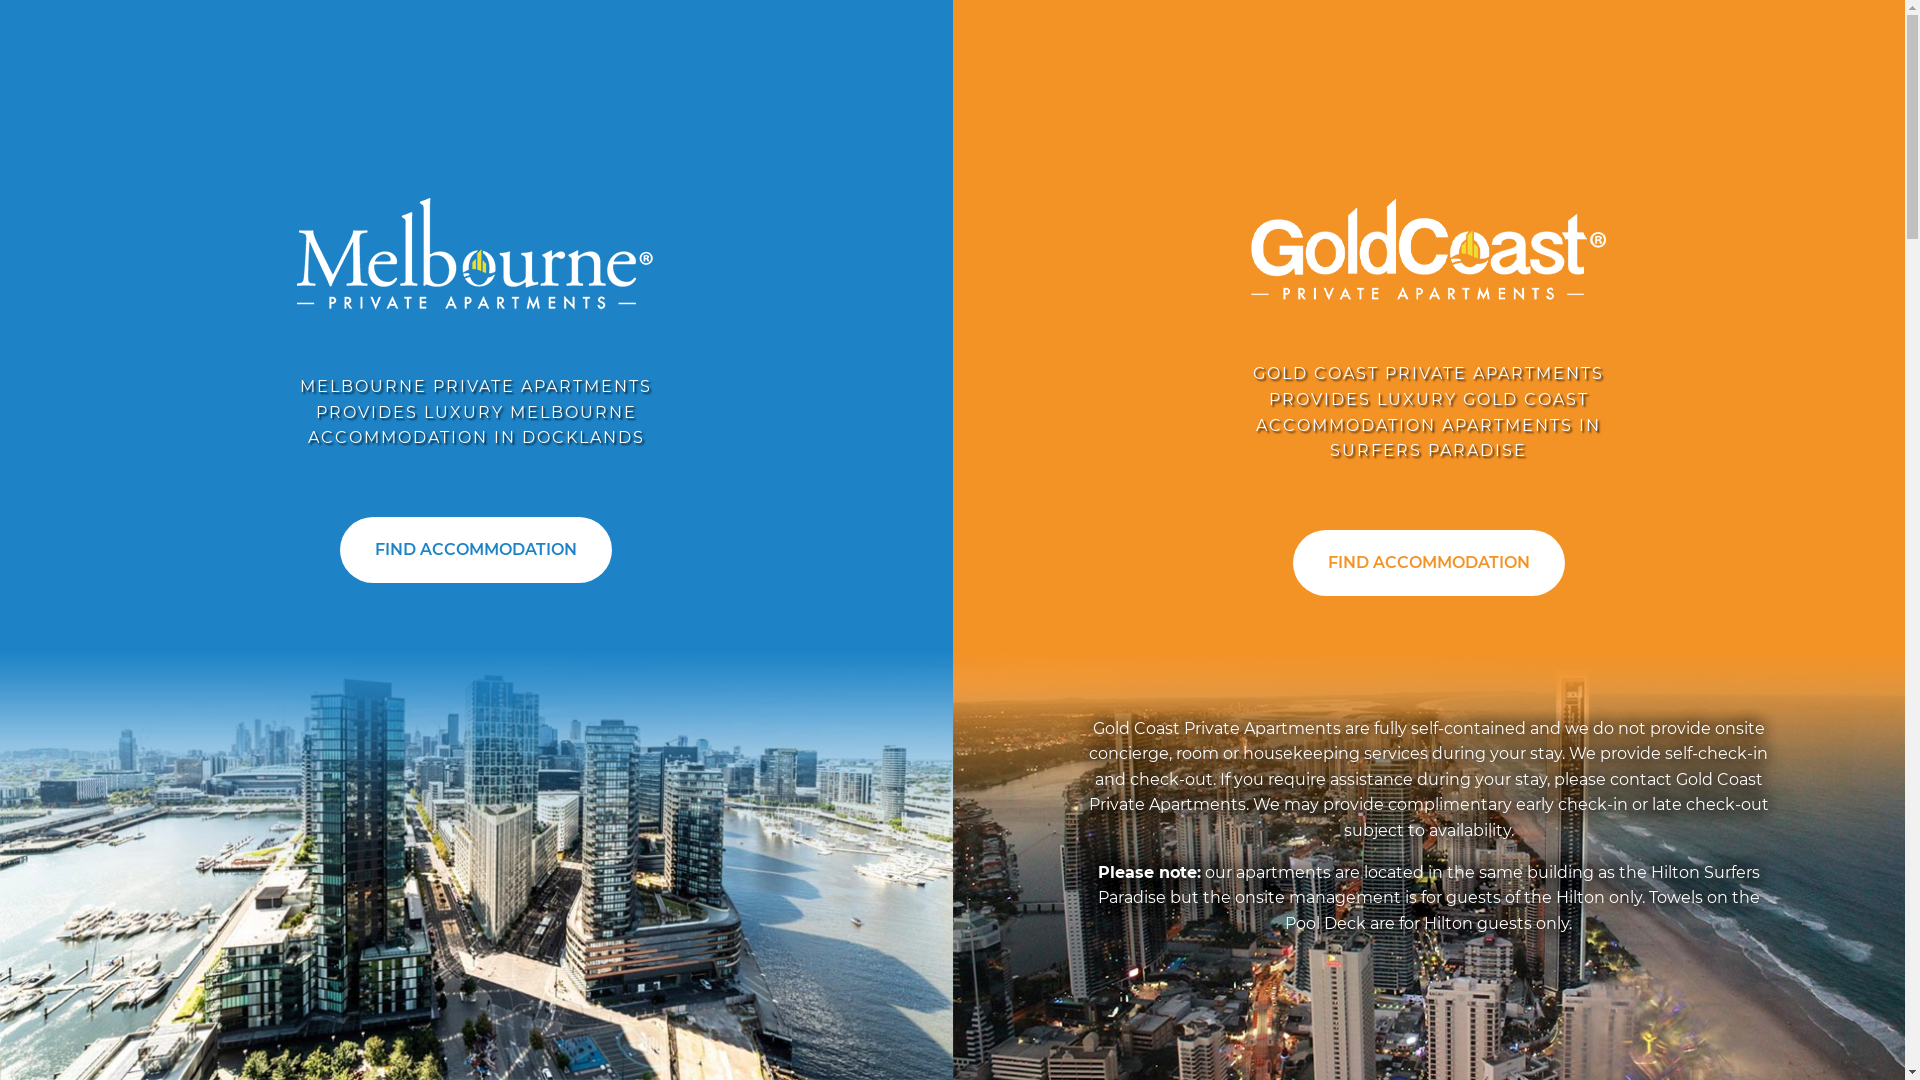 This screenshot has height=1080, width=1920. I want to click on 'FIND ACCOMMODATION', so click(1428, 563).